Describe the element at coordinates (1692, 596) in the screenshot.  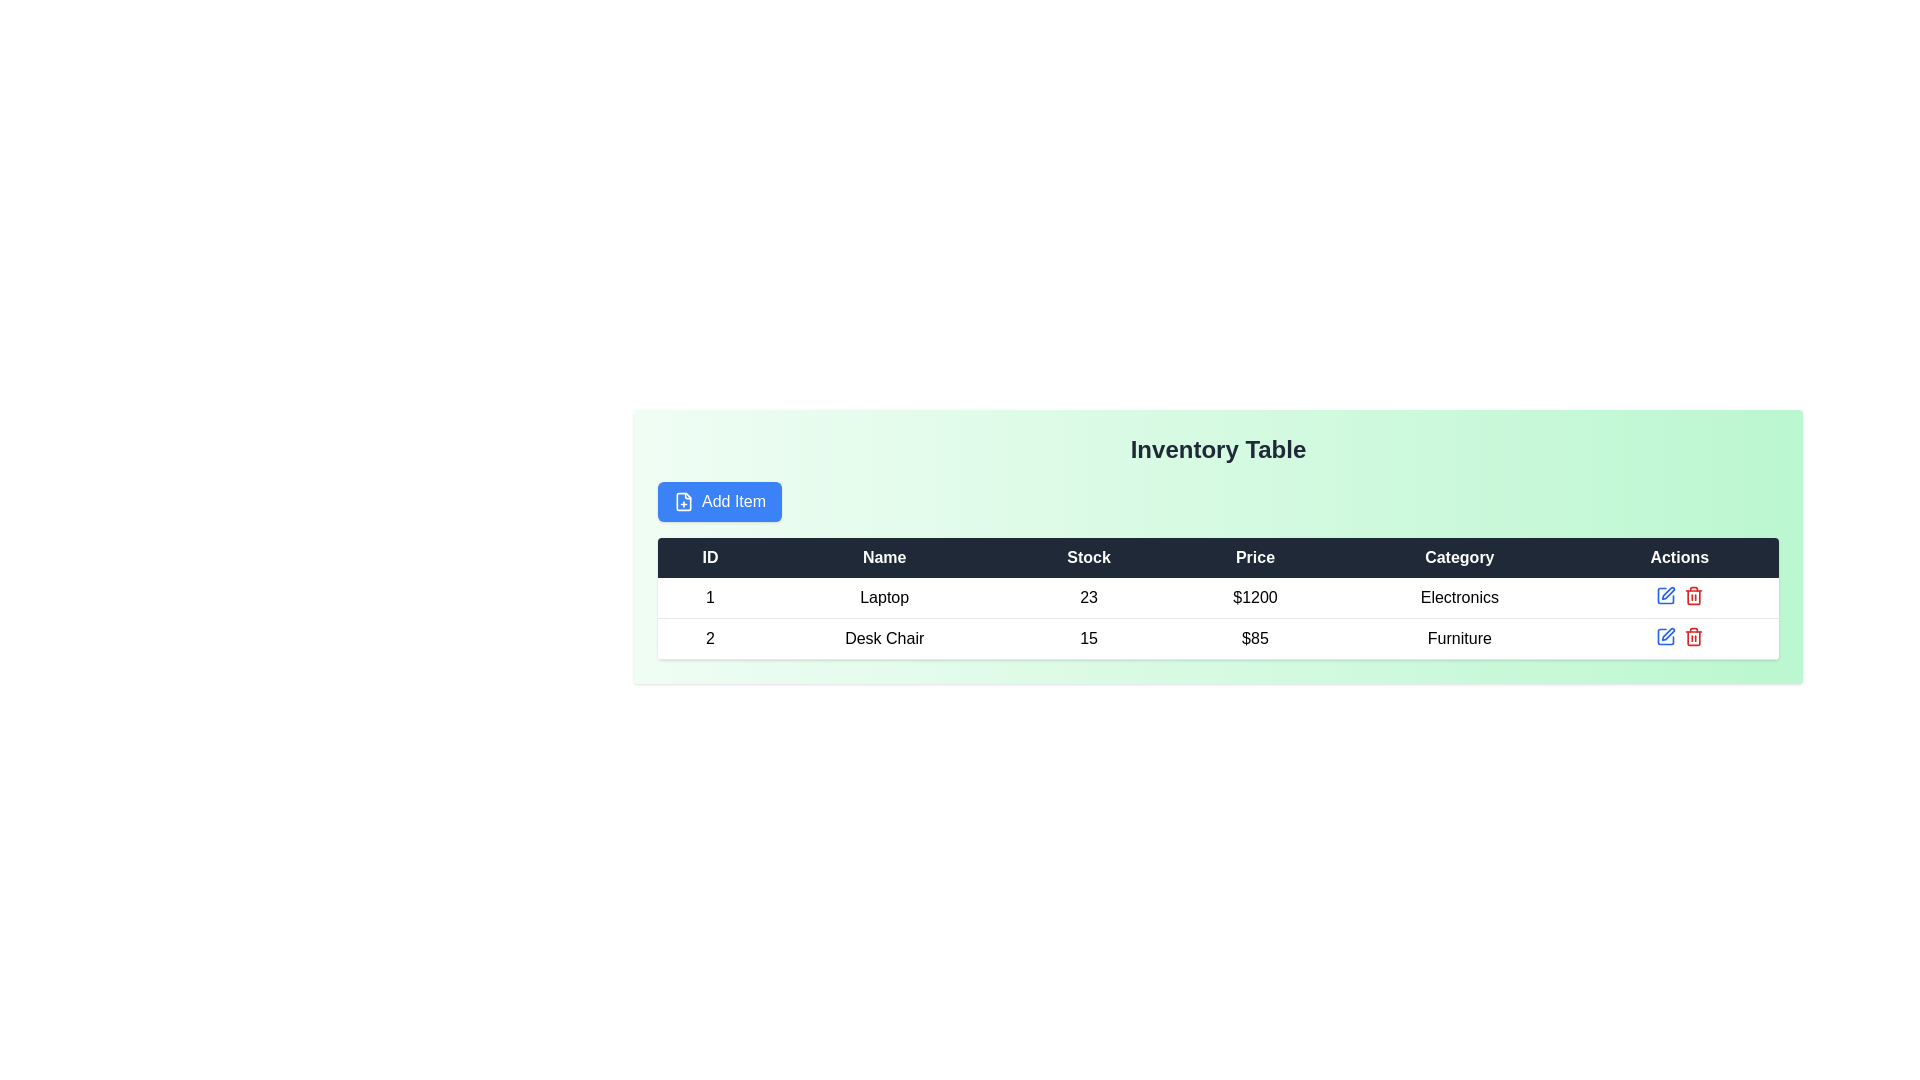
I see `the 'delete' icon located in the 'Actions' column of the second row of the table` at that location.